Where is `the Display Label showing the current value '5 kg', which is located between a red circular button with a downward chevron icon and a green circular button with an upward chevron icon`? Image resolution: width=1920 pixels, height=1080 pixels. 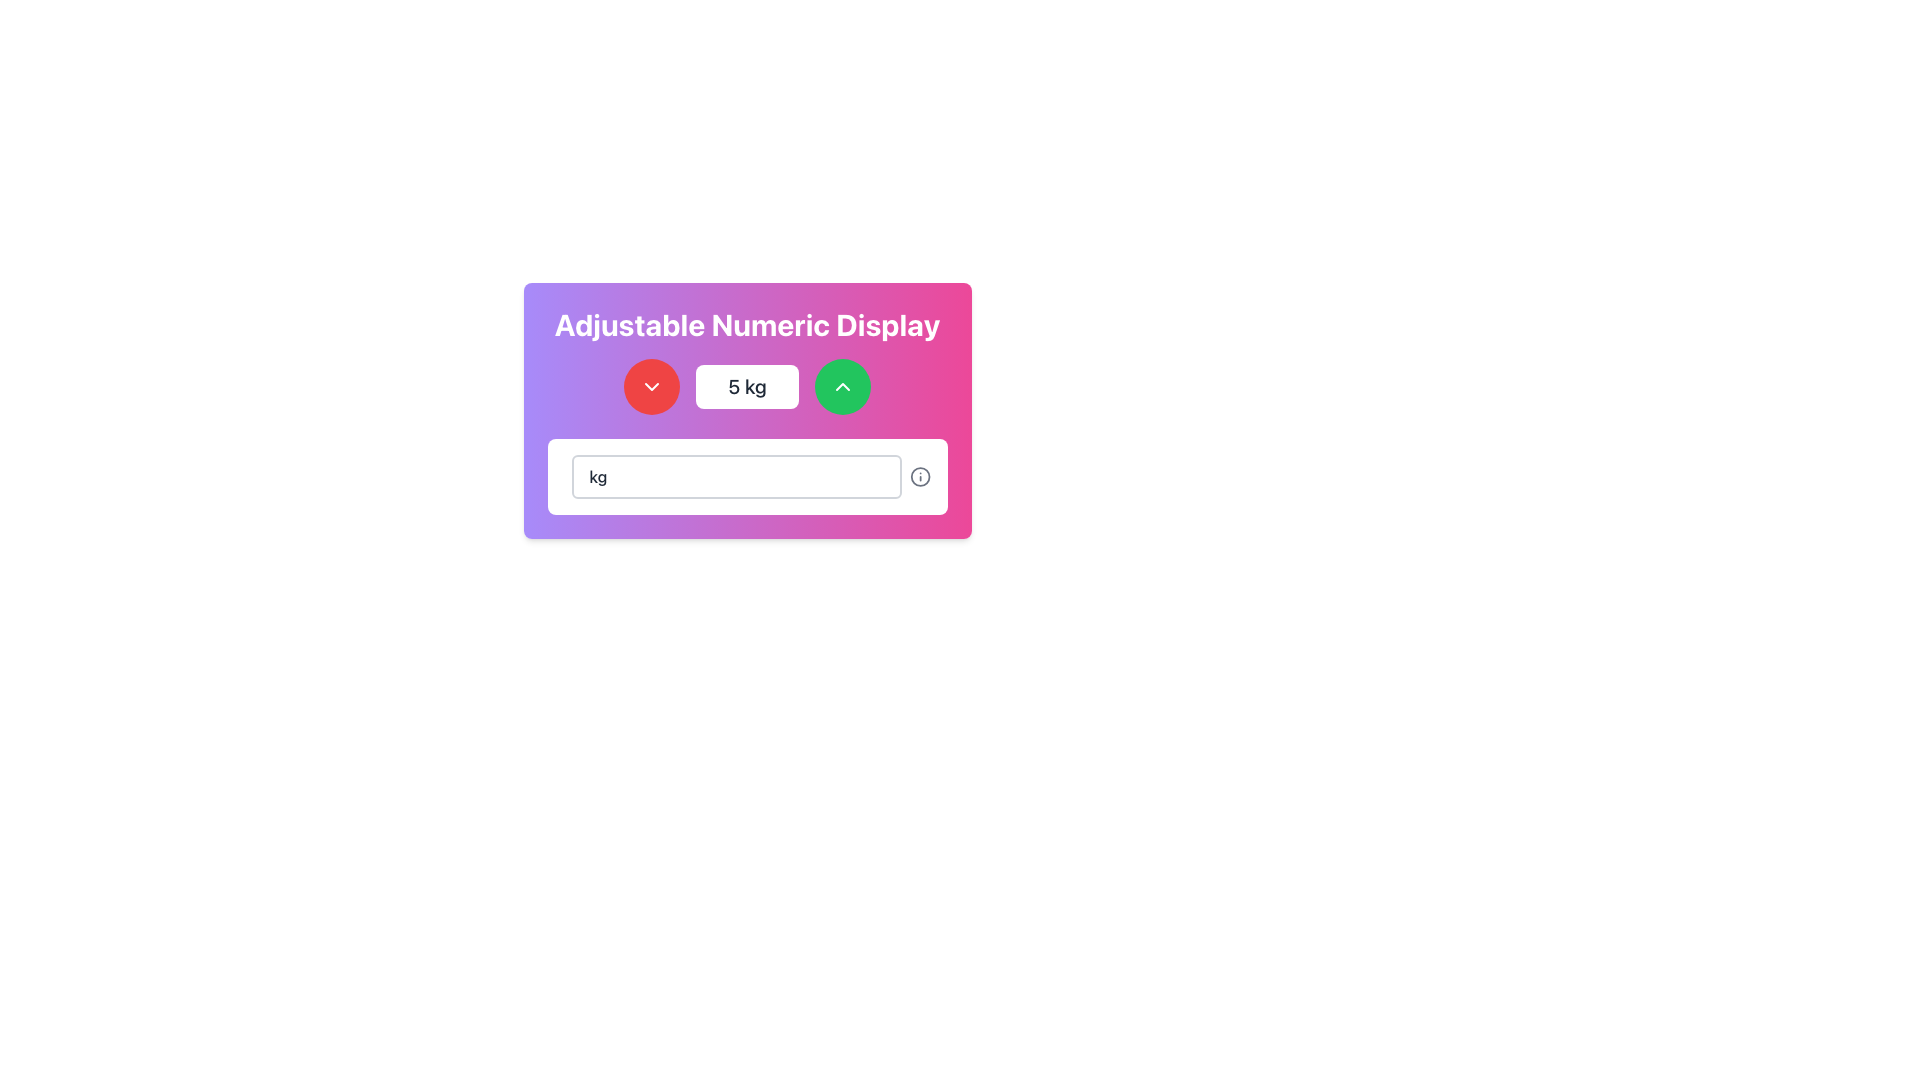 the Display Label showing the current value '5 kg', which is located between a red circular button with a downward chevron icon and a green circular button with an upward chevron icon is located at coordinates (746, 386).